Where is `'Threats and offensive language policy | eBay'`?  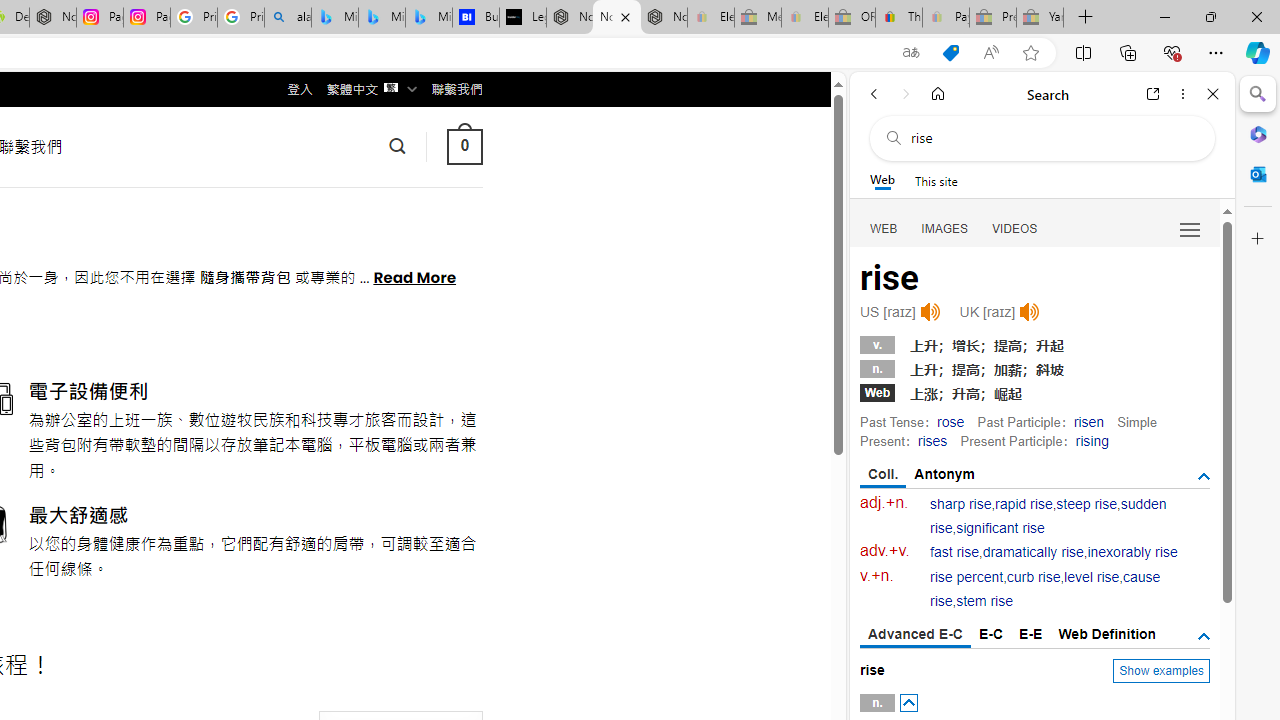 'Threats and offensive language policy | eBay' is located at coordinates (897, 17).